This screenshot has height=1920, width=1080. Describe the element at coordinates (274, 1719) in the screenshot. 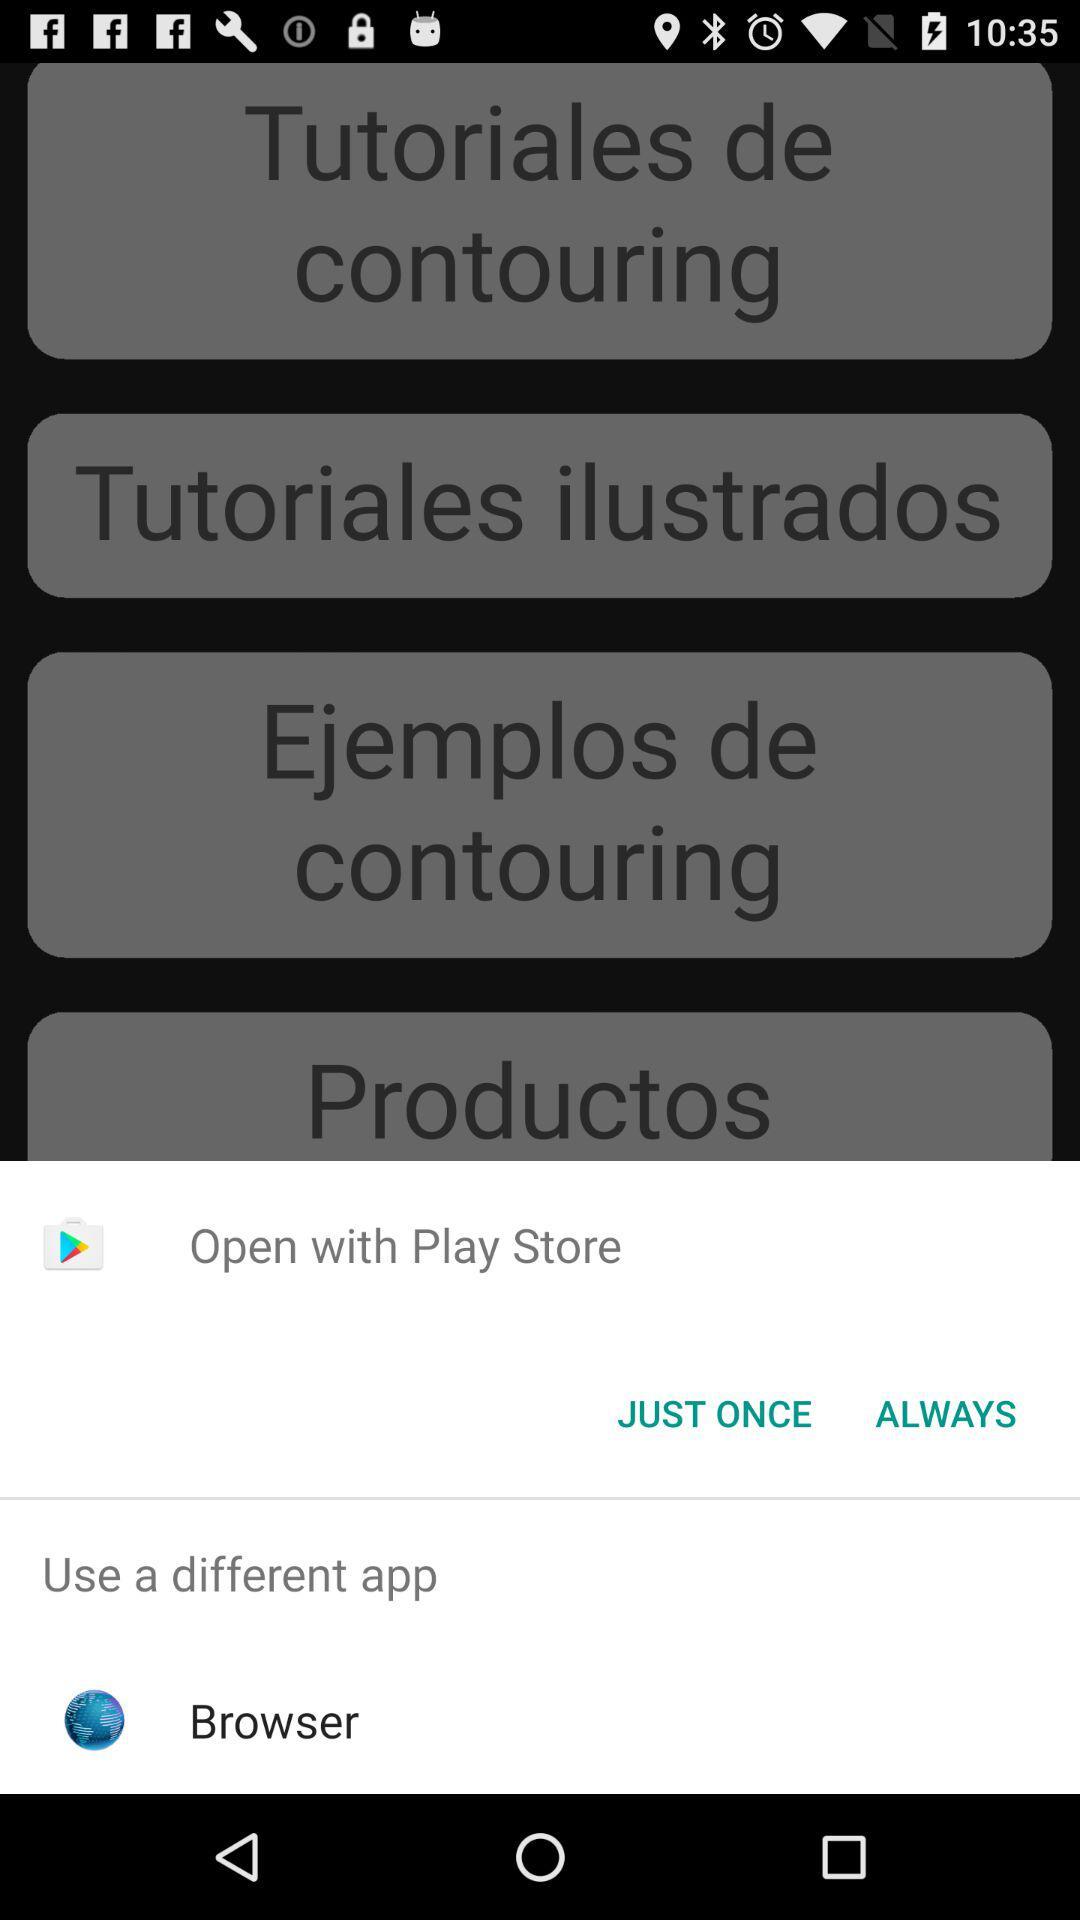

I see `the browser icon` at that location.